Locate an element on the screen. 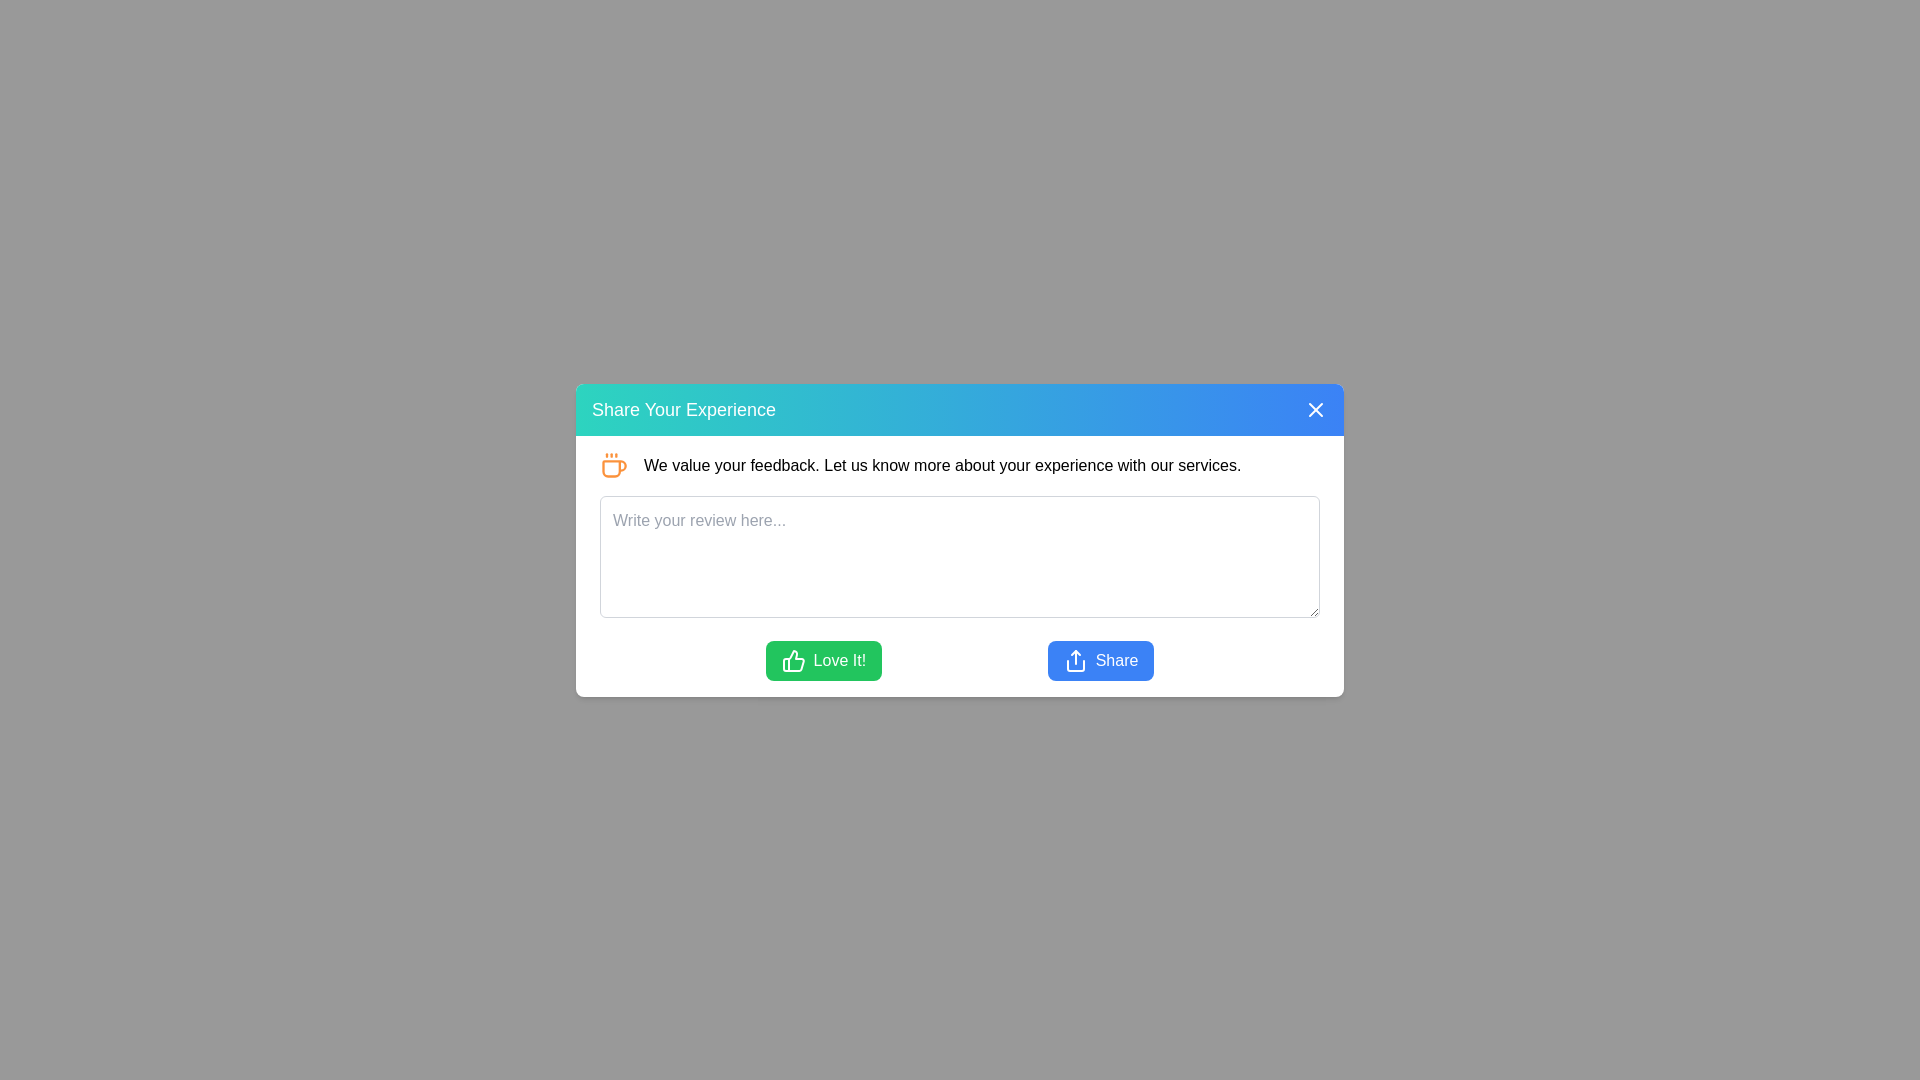 This screenshot has width=1920, height=1080. the text label embedded within the button UI component located at the rightmost button group in the feedback modal to initiate the share action is located at coordinates (1116, 660).